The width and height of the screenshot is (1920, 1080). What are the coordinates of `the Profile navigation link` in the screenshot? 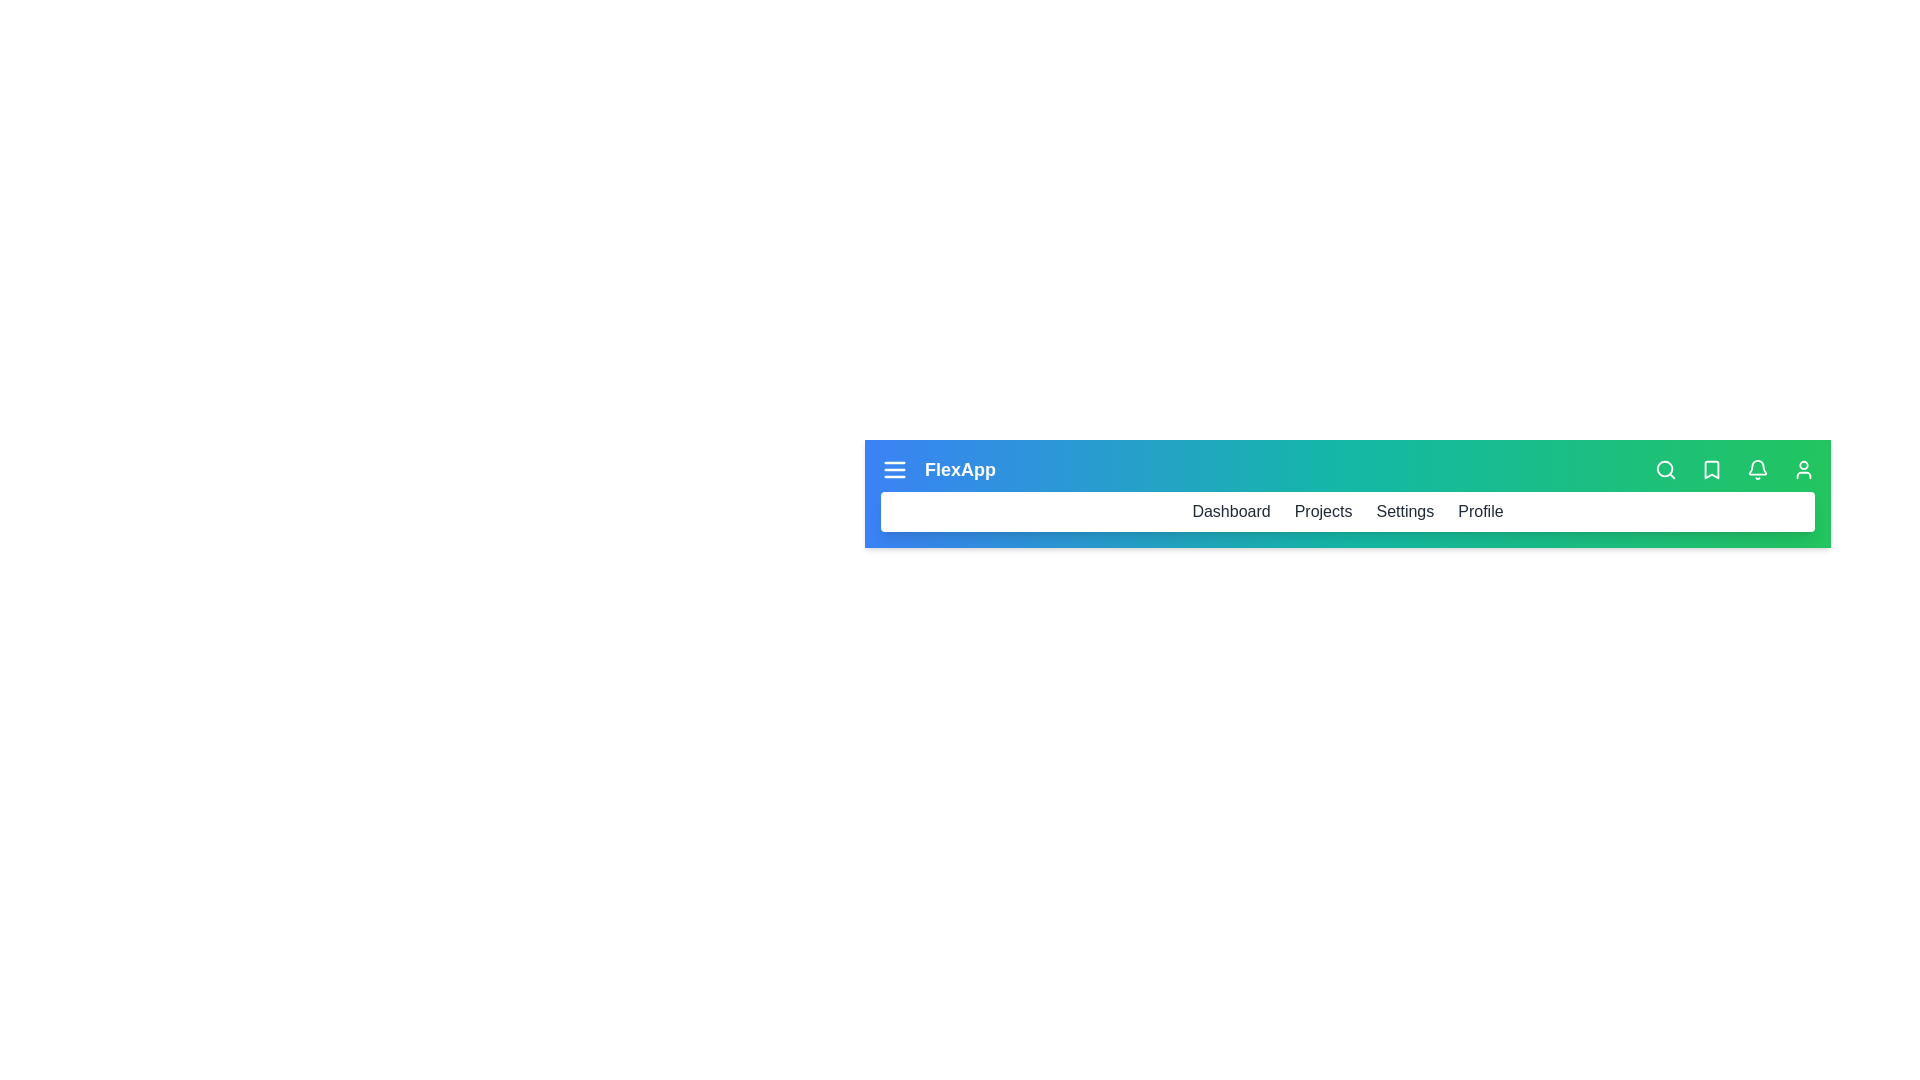 It's located at (1479, 511).